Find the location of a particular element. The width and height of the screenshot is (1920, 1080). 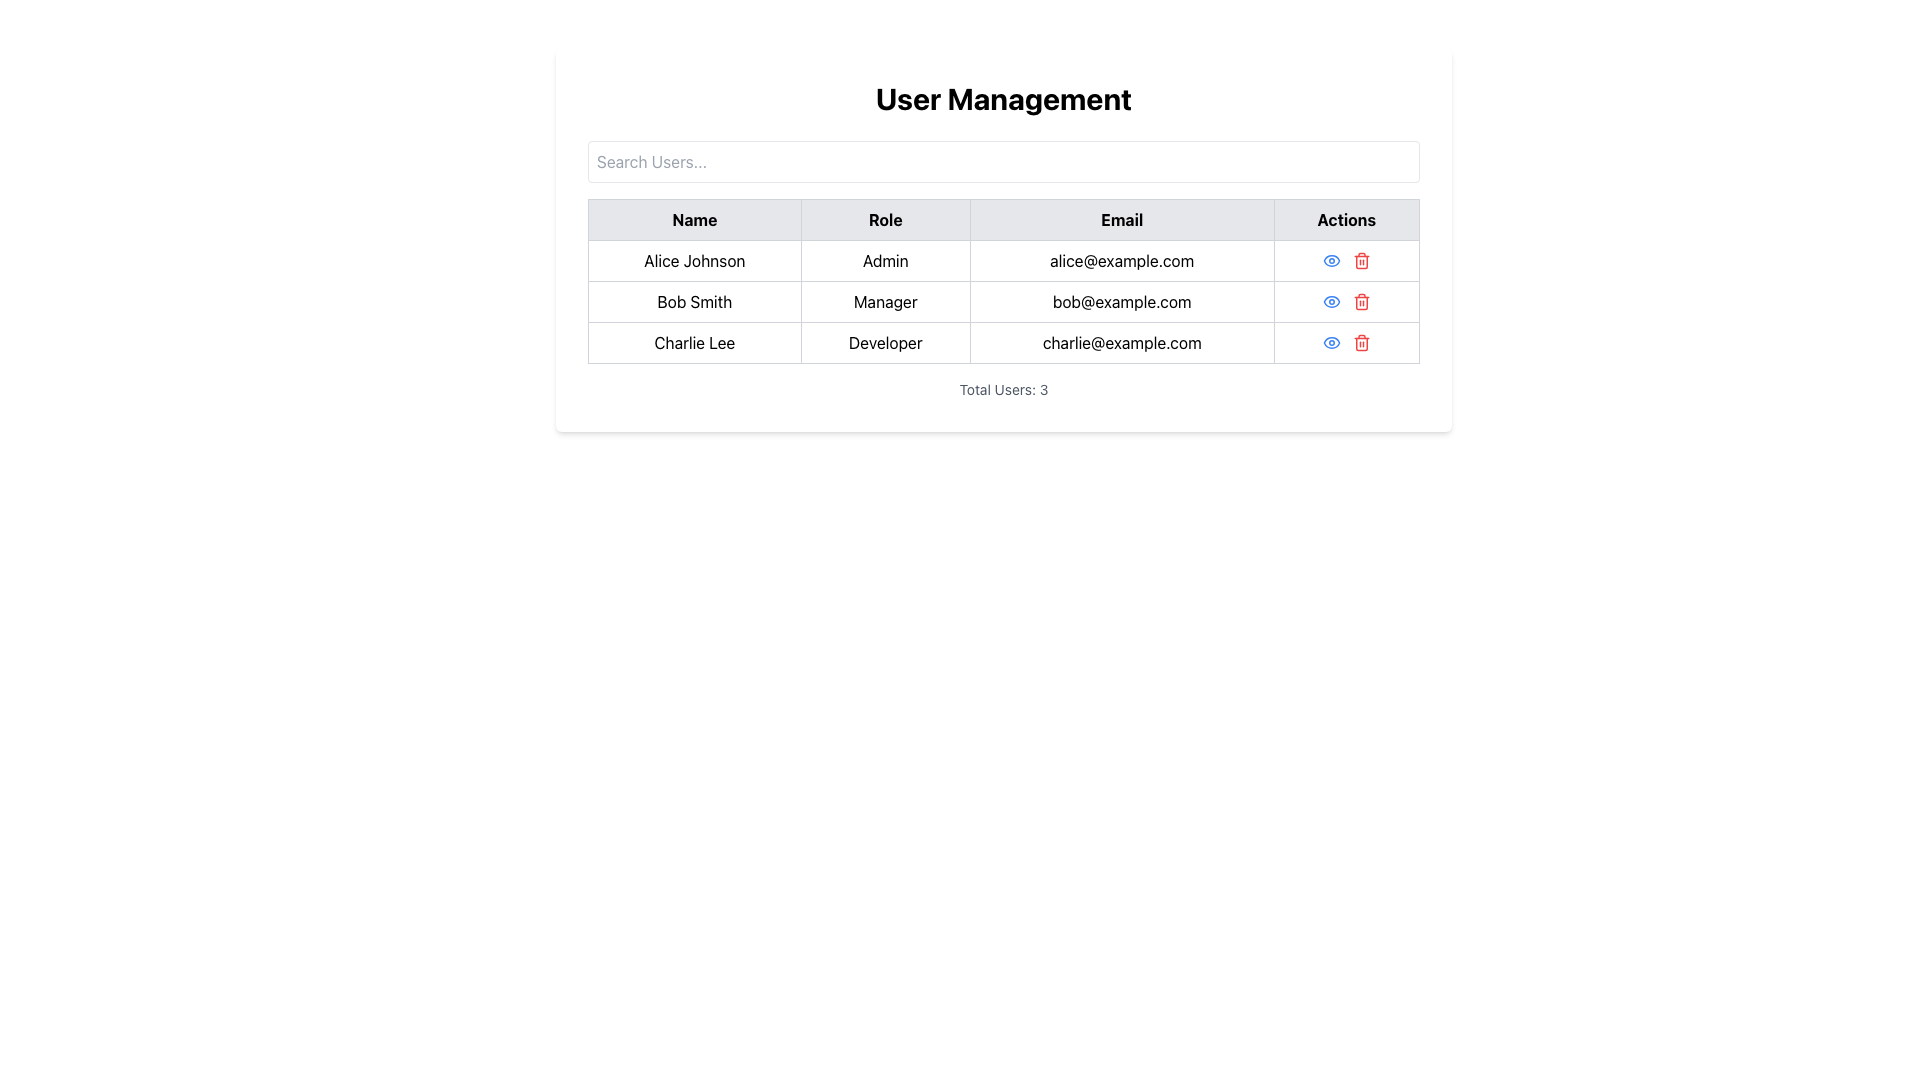

the third row in the user management table is located at coordinates (1003, 342).